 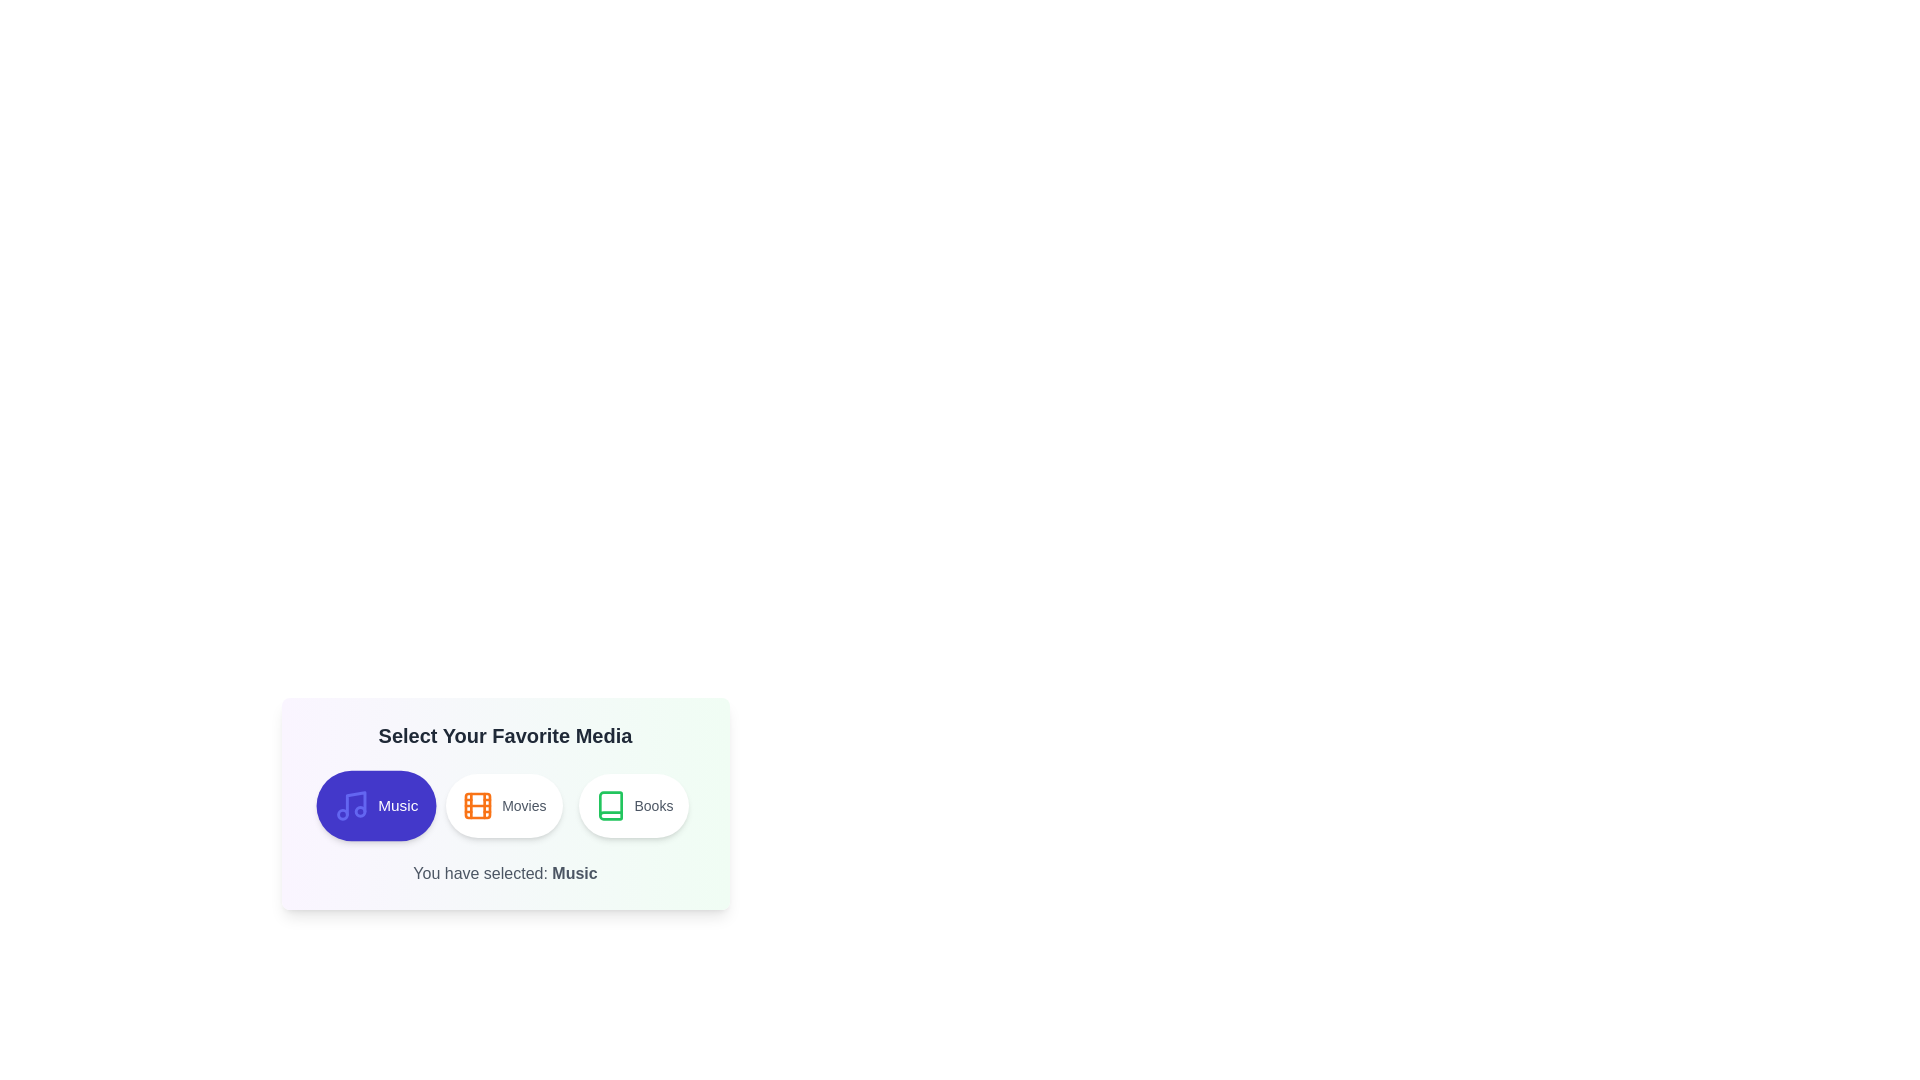 I want to click on the button corresponding to the media type Movies to select it, so click(x=504, y=805).